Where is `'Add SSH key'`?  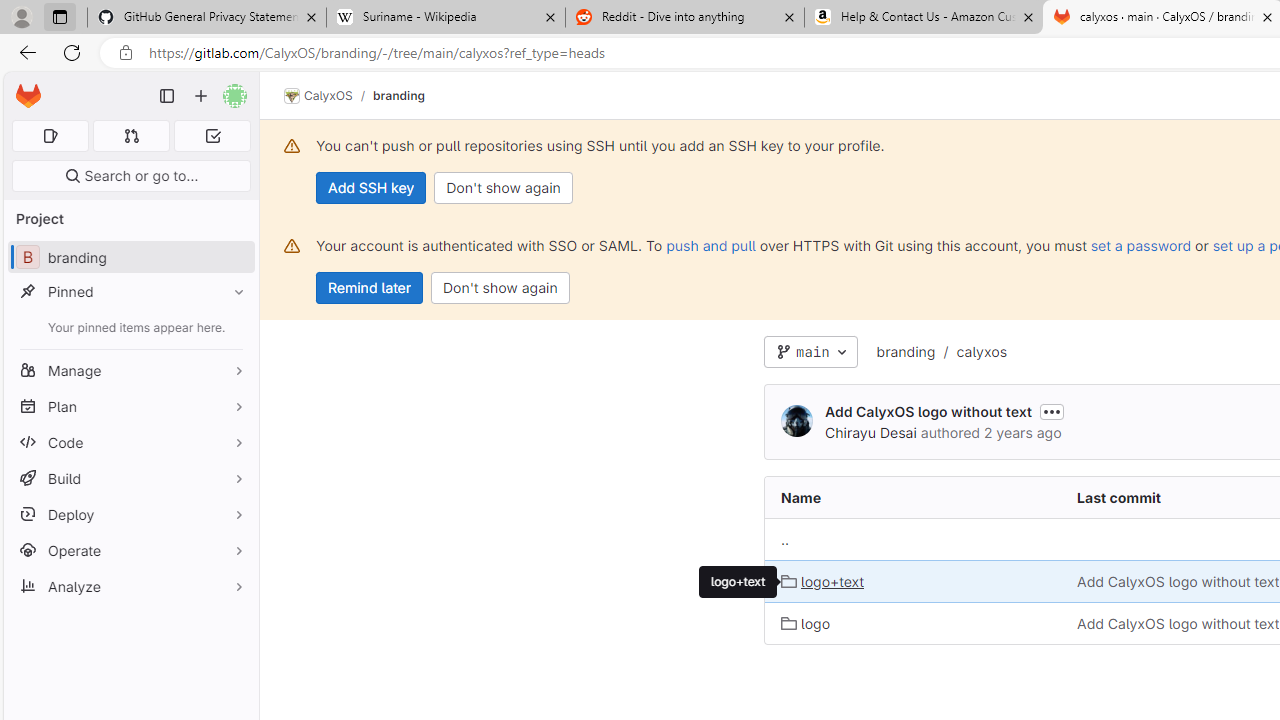
'Add SSH key' is located at coordinates (371, 187).